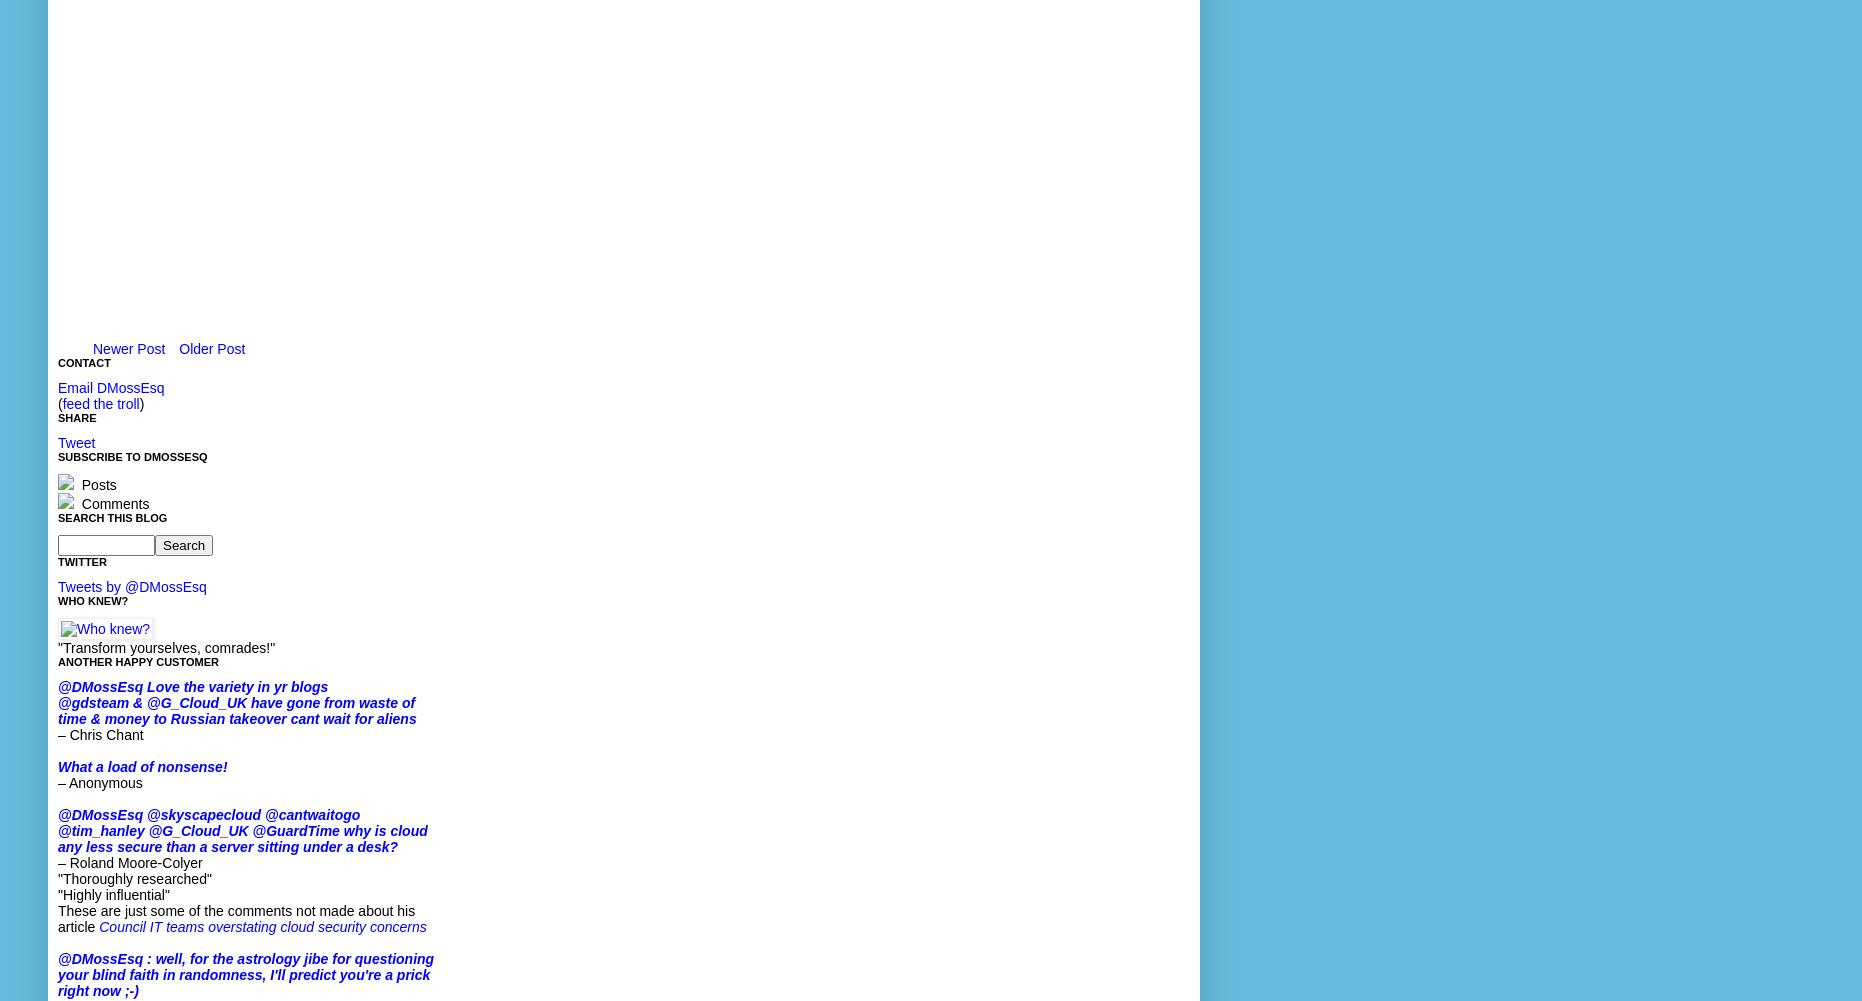 This screenshot has width=1862, height=1001. I want to click on 'Search This Blog', so click(112, 517).